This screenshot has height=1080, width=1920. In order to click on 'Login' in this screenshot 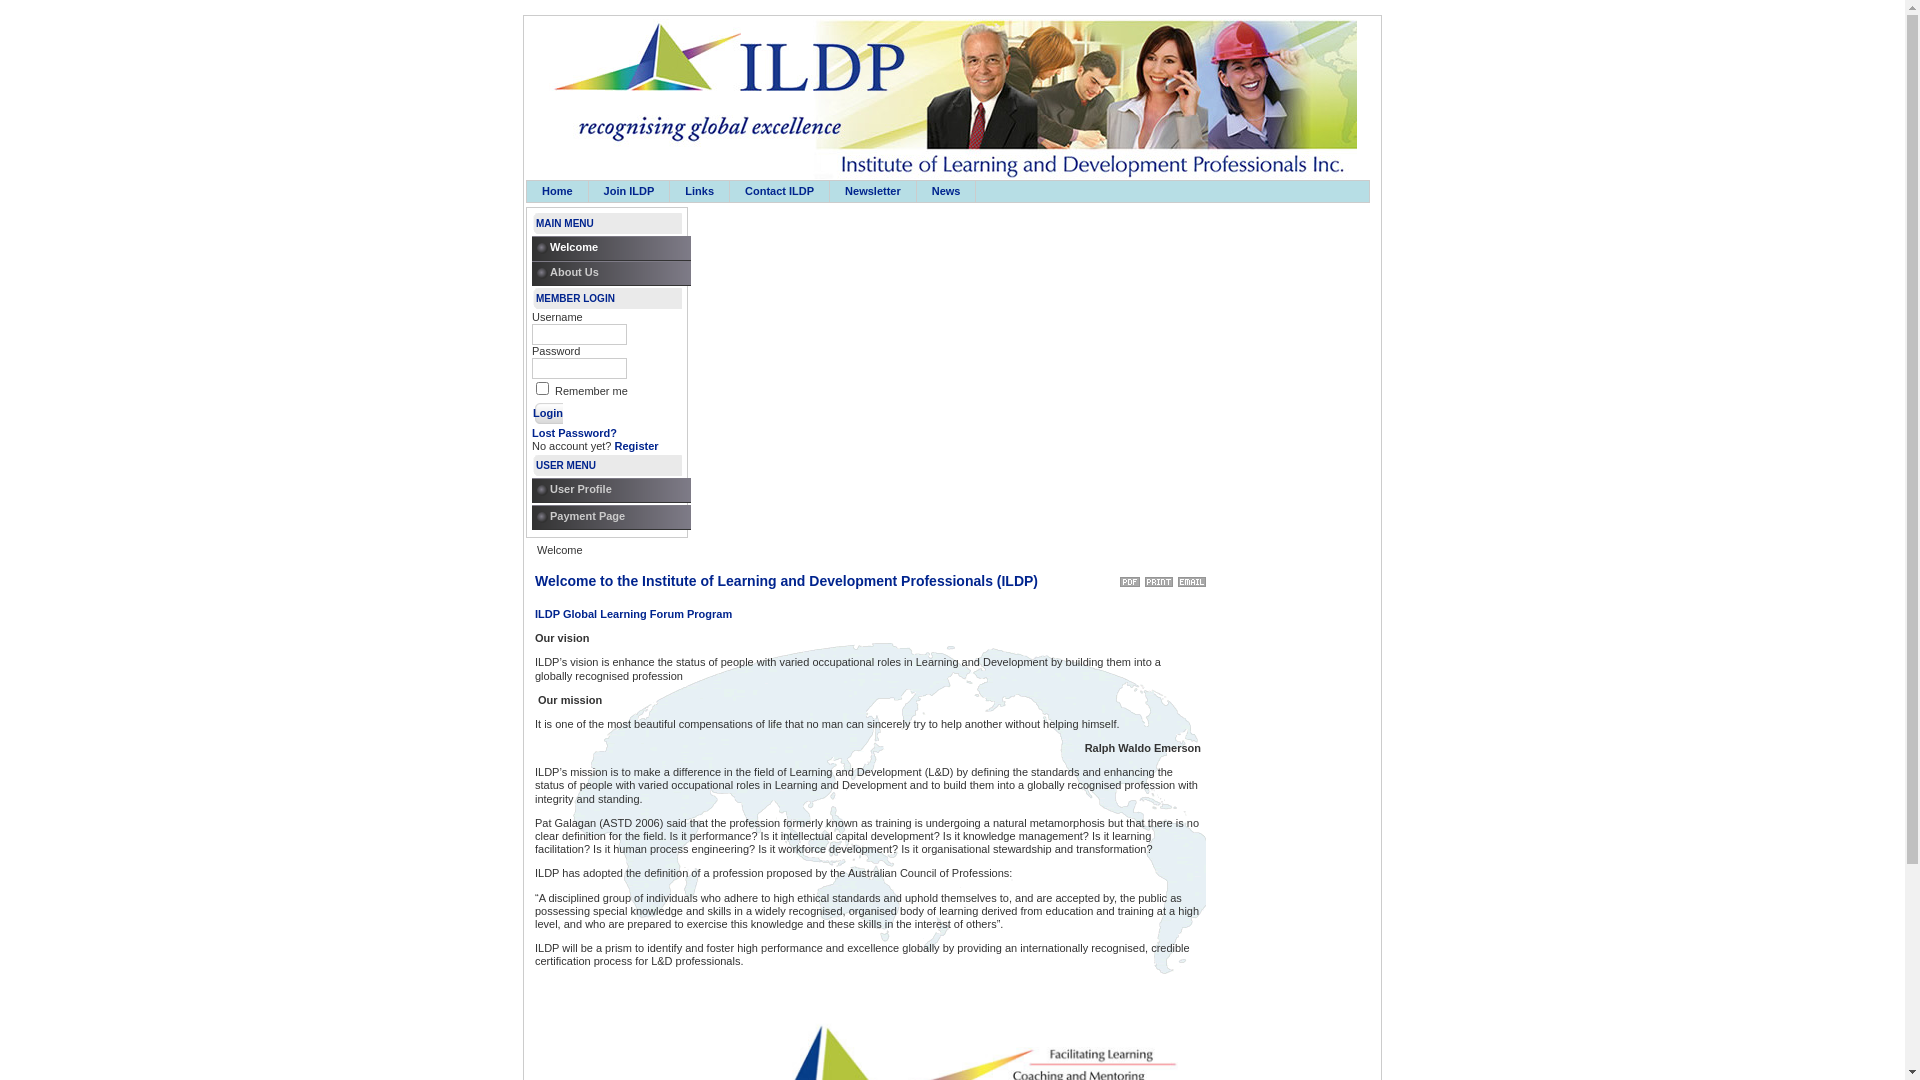, I will do `click(547, 411)`.